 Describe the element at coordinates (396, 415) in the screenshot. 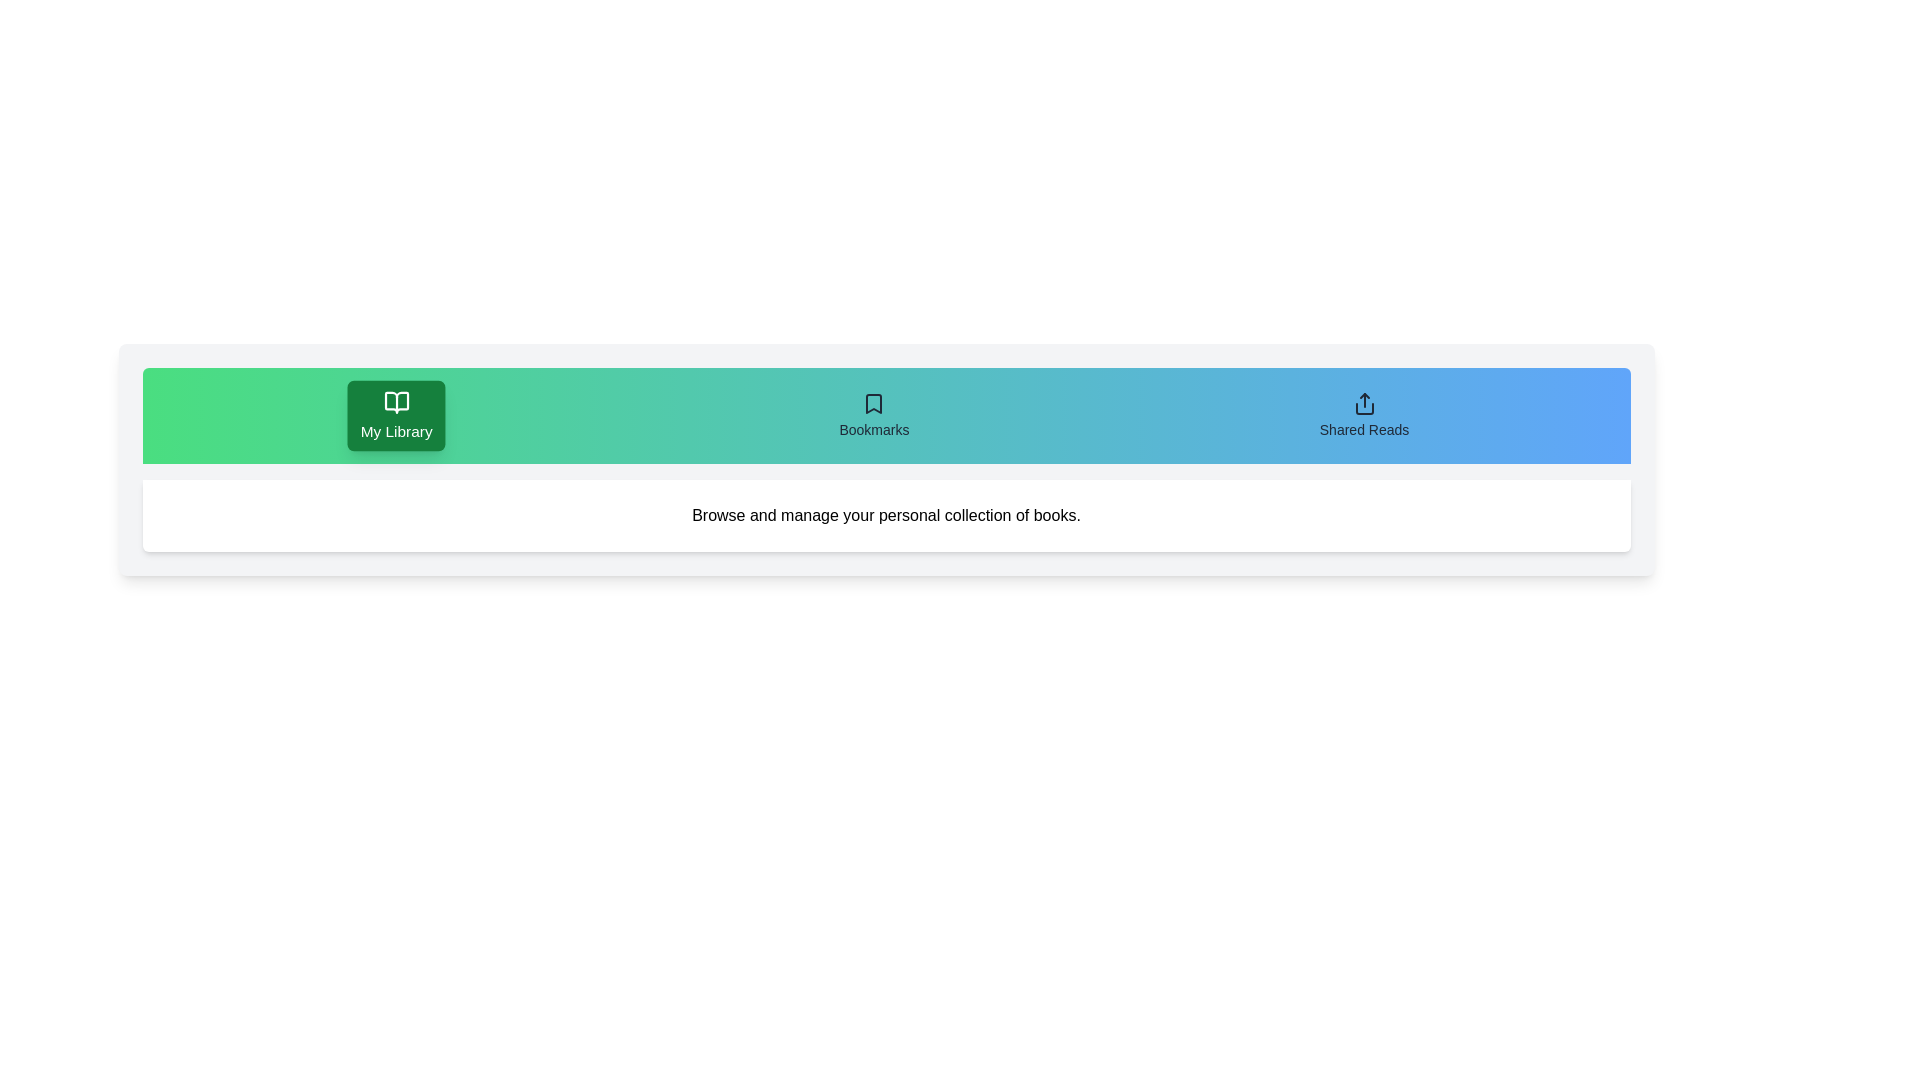

I see `the tab labeled My Library` at that location.